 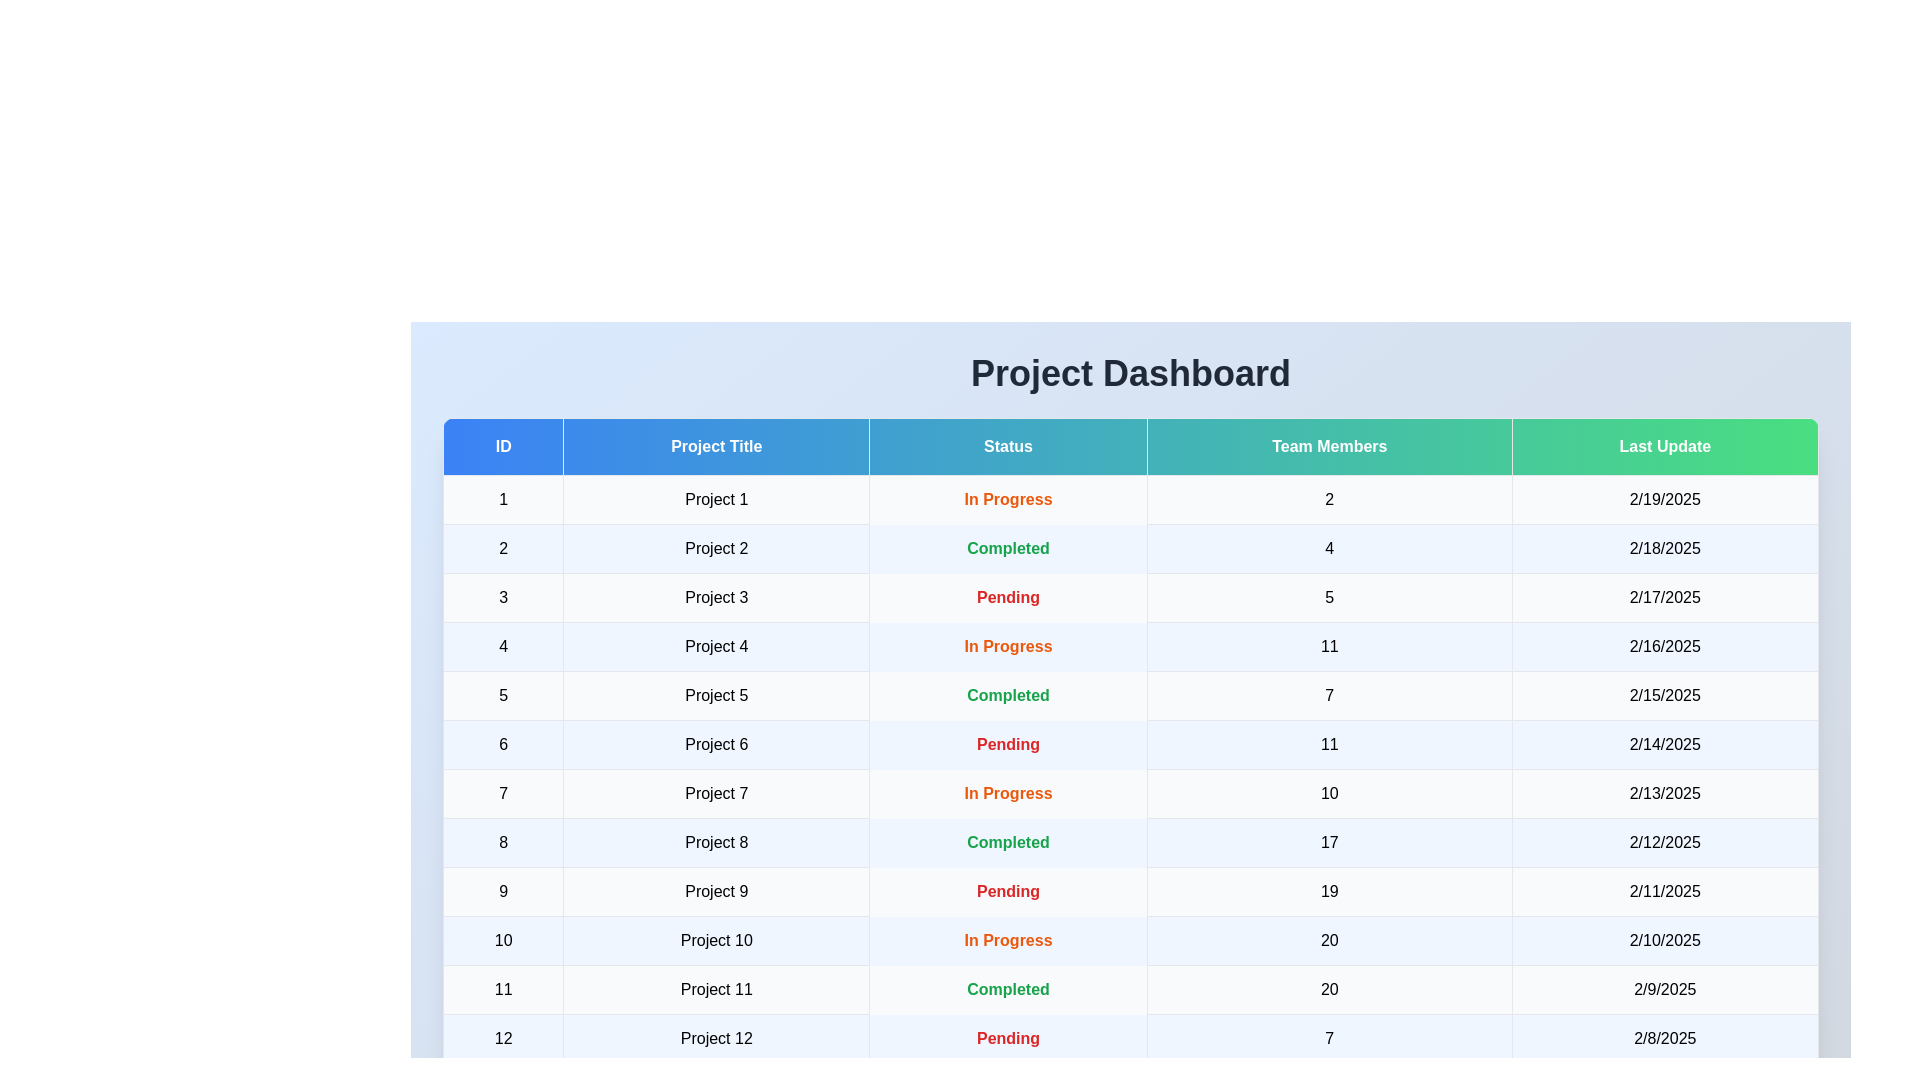 I want to click on the column header to sort the table by Project Title, so click(x=716, y=446).